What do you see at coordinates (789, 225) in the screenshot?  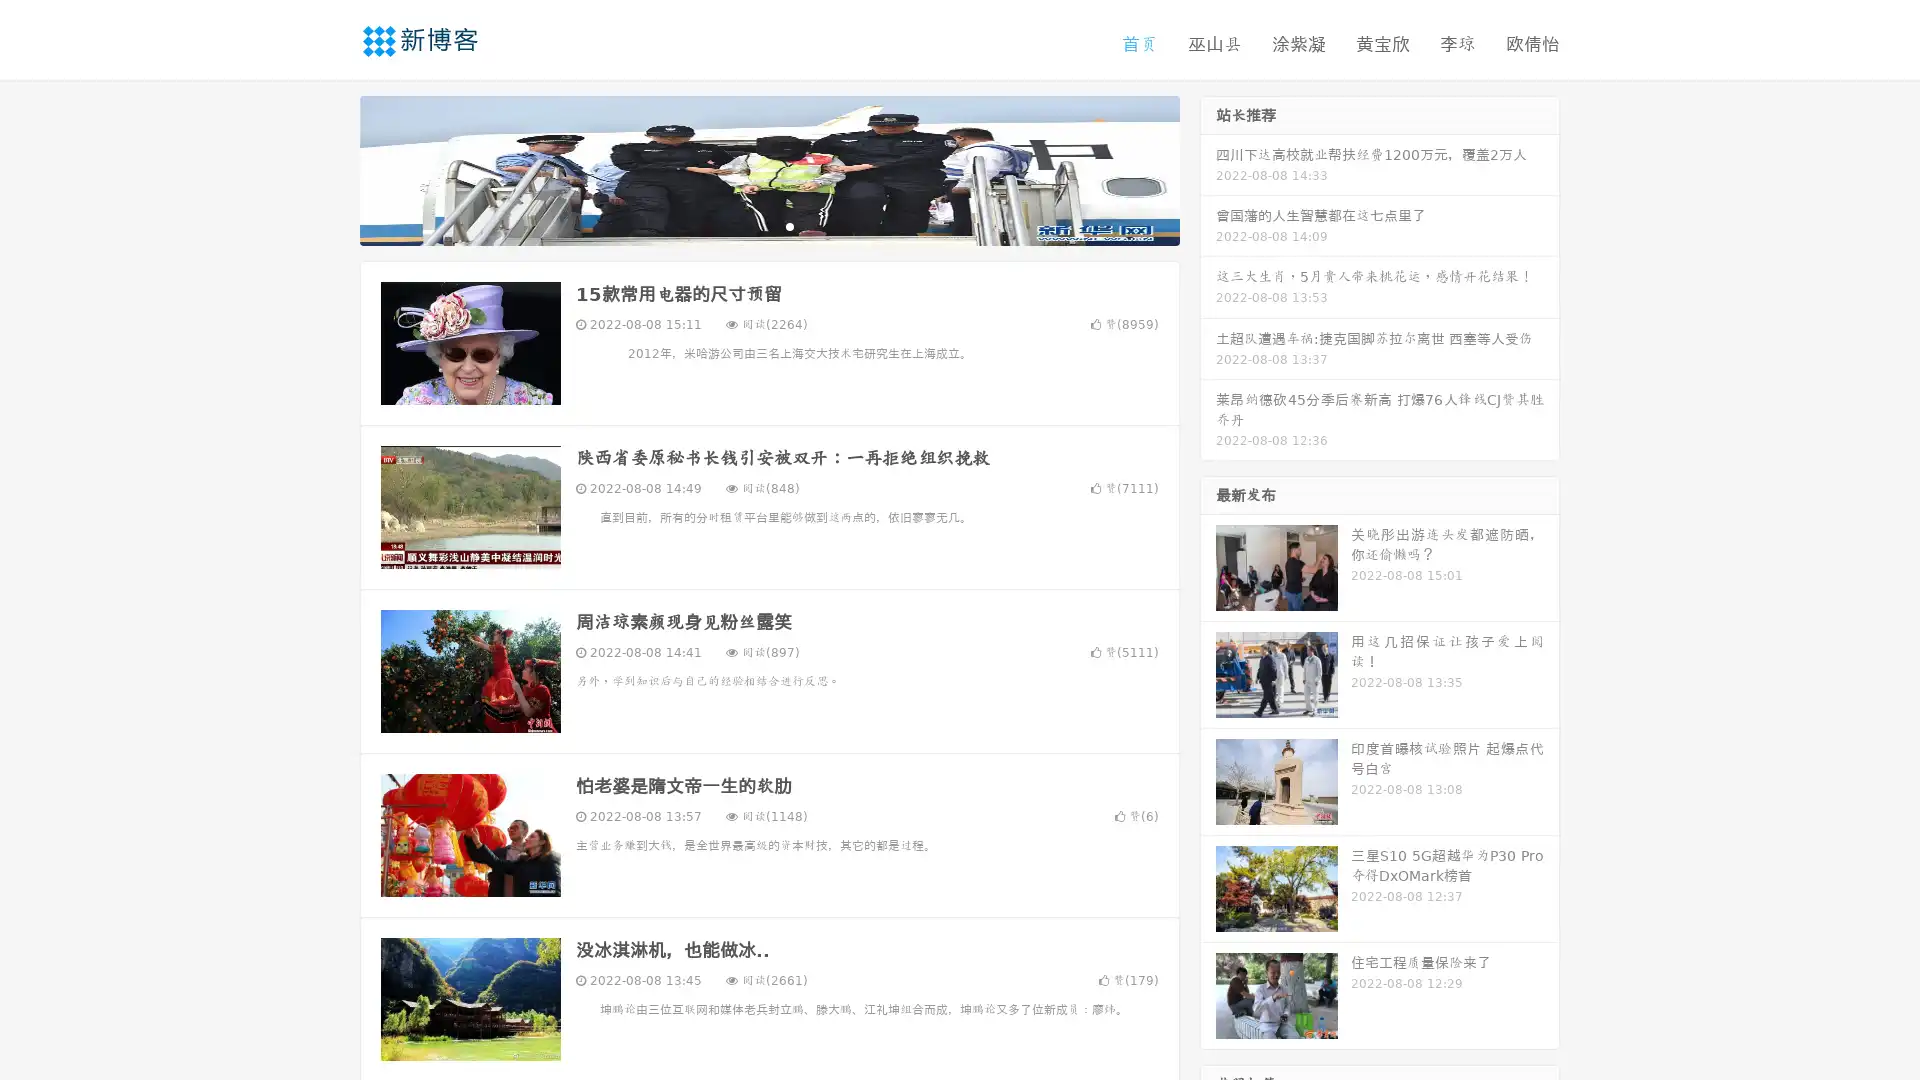 I see `Go to slide 3` at bounding box center [789, 225].